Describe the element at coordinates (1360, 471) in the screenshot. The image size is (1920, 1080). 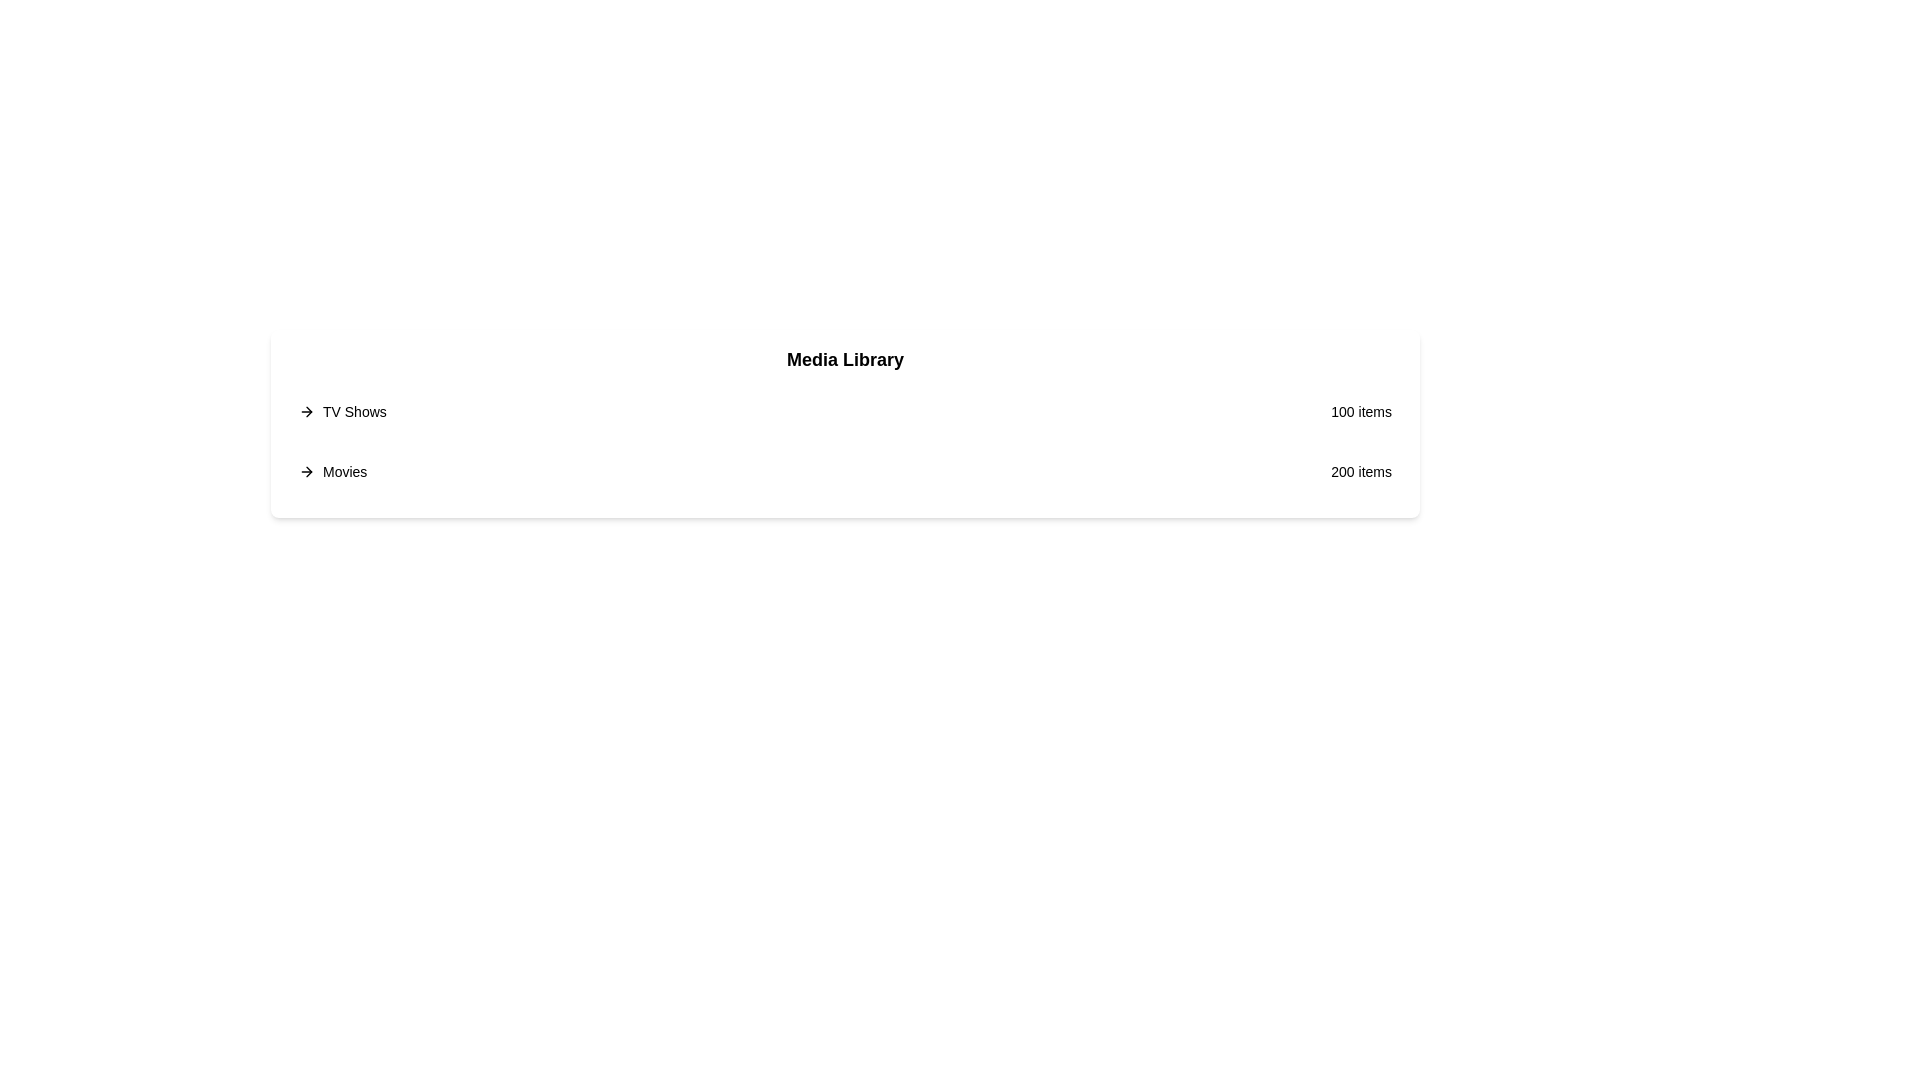
I see `the Text label displaying '200 items' located in the bottom right corner of the 'Movies' section` at that location.